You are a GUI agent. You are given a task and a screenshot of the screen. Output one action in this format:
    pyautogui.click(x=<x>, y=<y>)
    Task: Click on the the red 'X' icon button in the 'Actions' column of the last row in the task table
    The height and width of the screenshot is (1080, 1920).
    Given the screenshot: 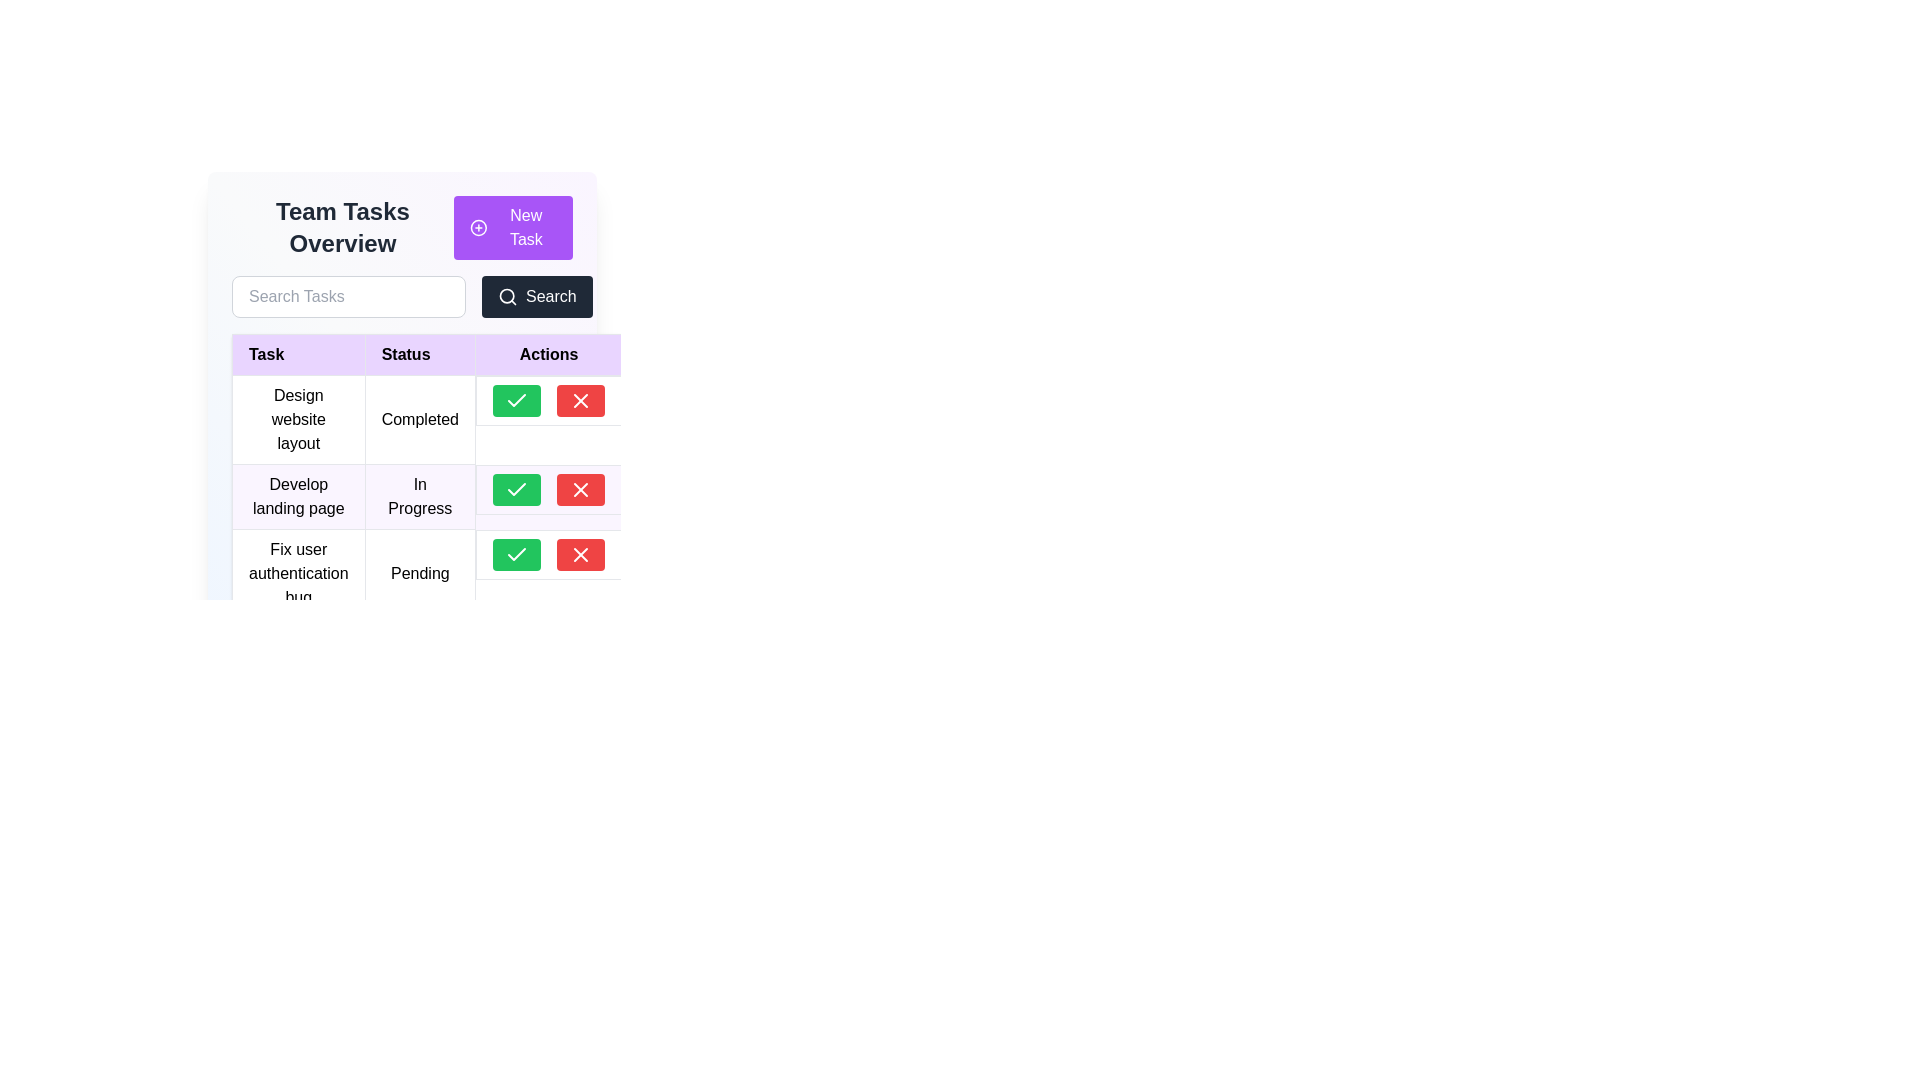 What is the action you would take?
    pyautogui.click(x=579, y=554)
    